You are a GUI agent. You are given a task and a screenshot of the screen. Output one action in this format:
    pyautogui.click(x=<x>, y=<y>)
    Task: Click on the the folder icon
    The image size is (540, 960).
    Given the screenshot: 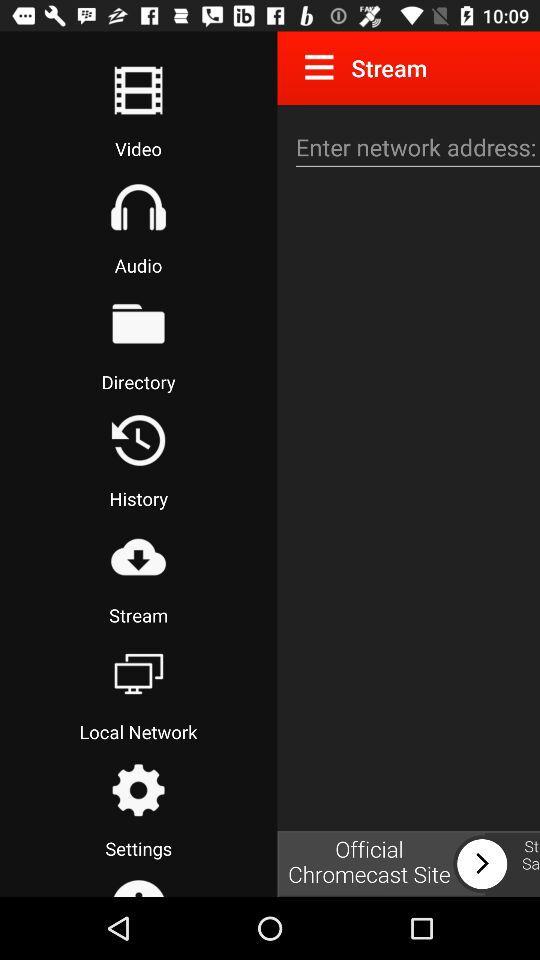 What is the action you would take?
    pyautogui.click(x=137, y=323)
    